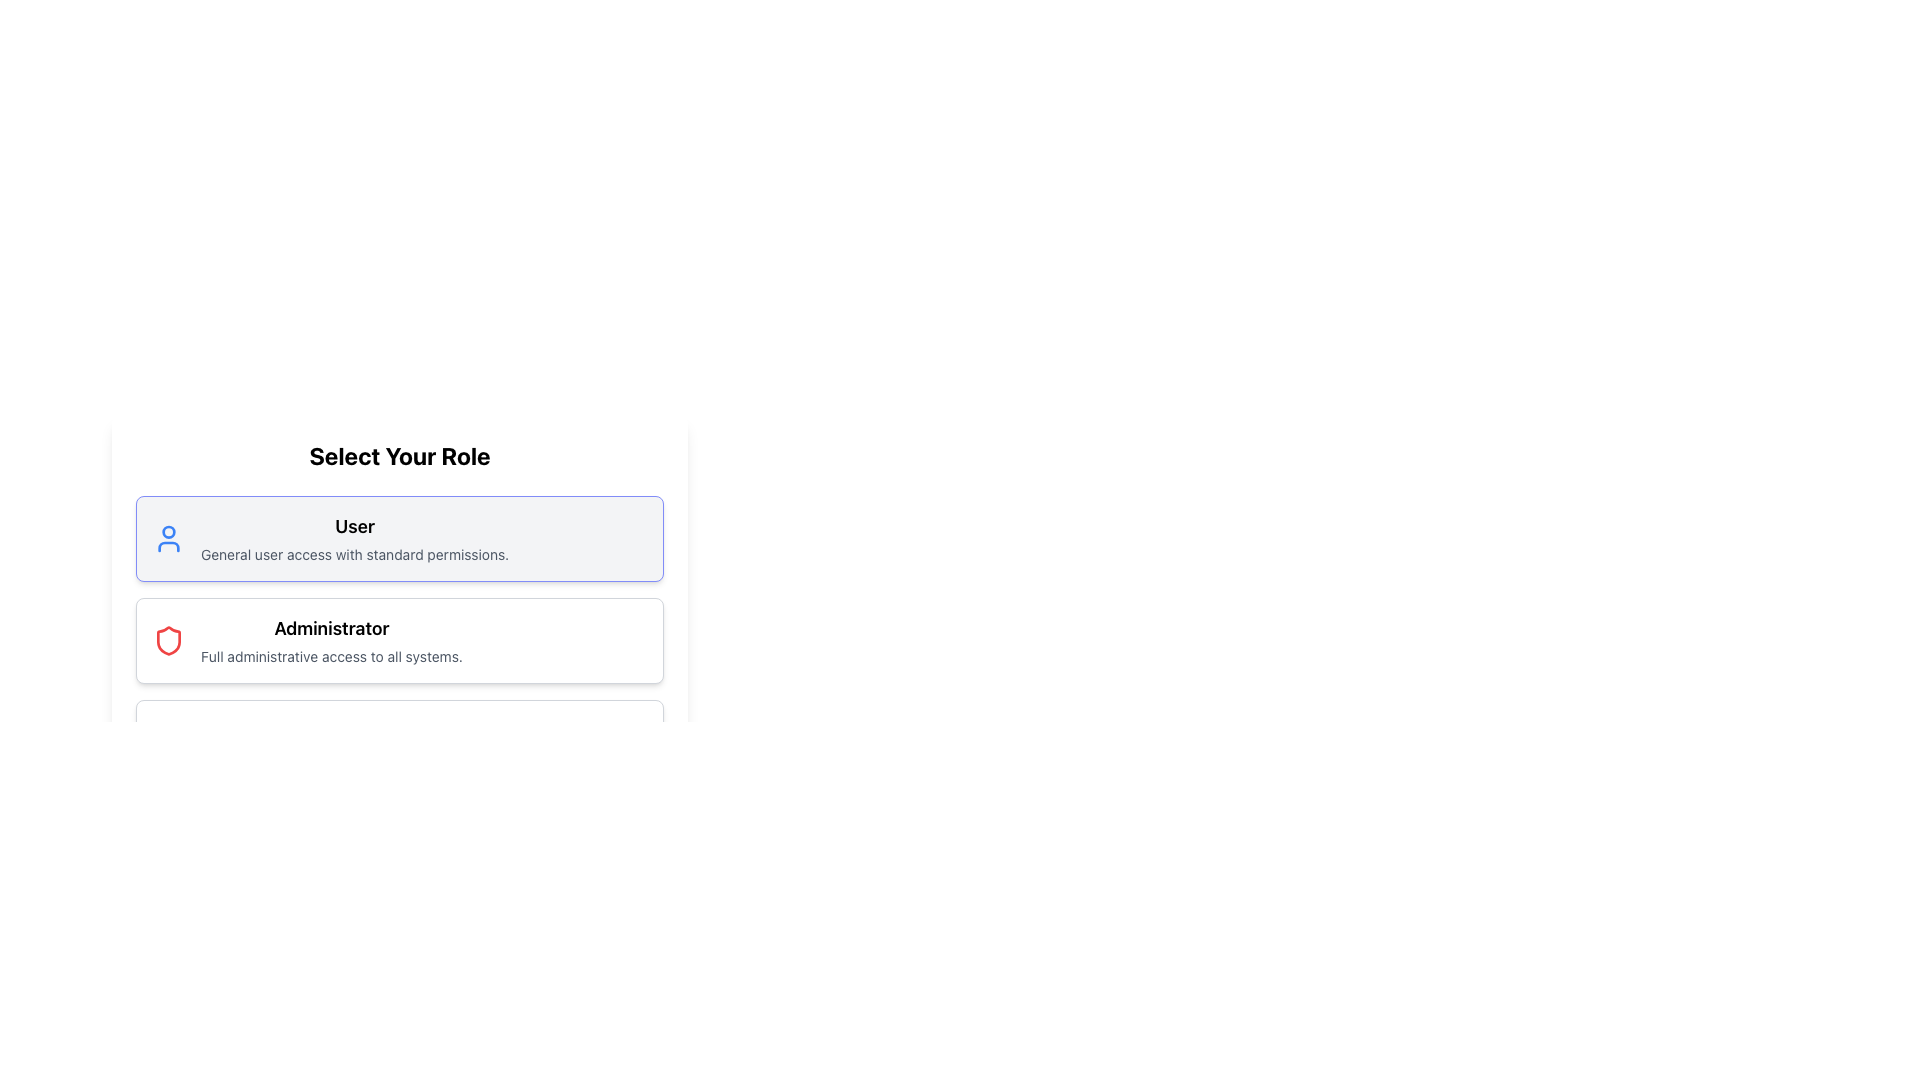  I want to click on the user icon, which is an SVG graphic located on the left side of the card adjacent to the text 'User', within the top section of a list of selectable options, so click(168, 538).